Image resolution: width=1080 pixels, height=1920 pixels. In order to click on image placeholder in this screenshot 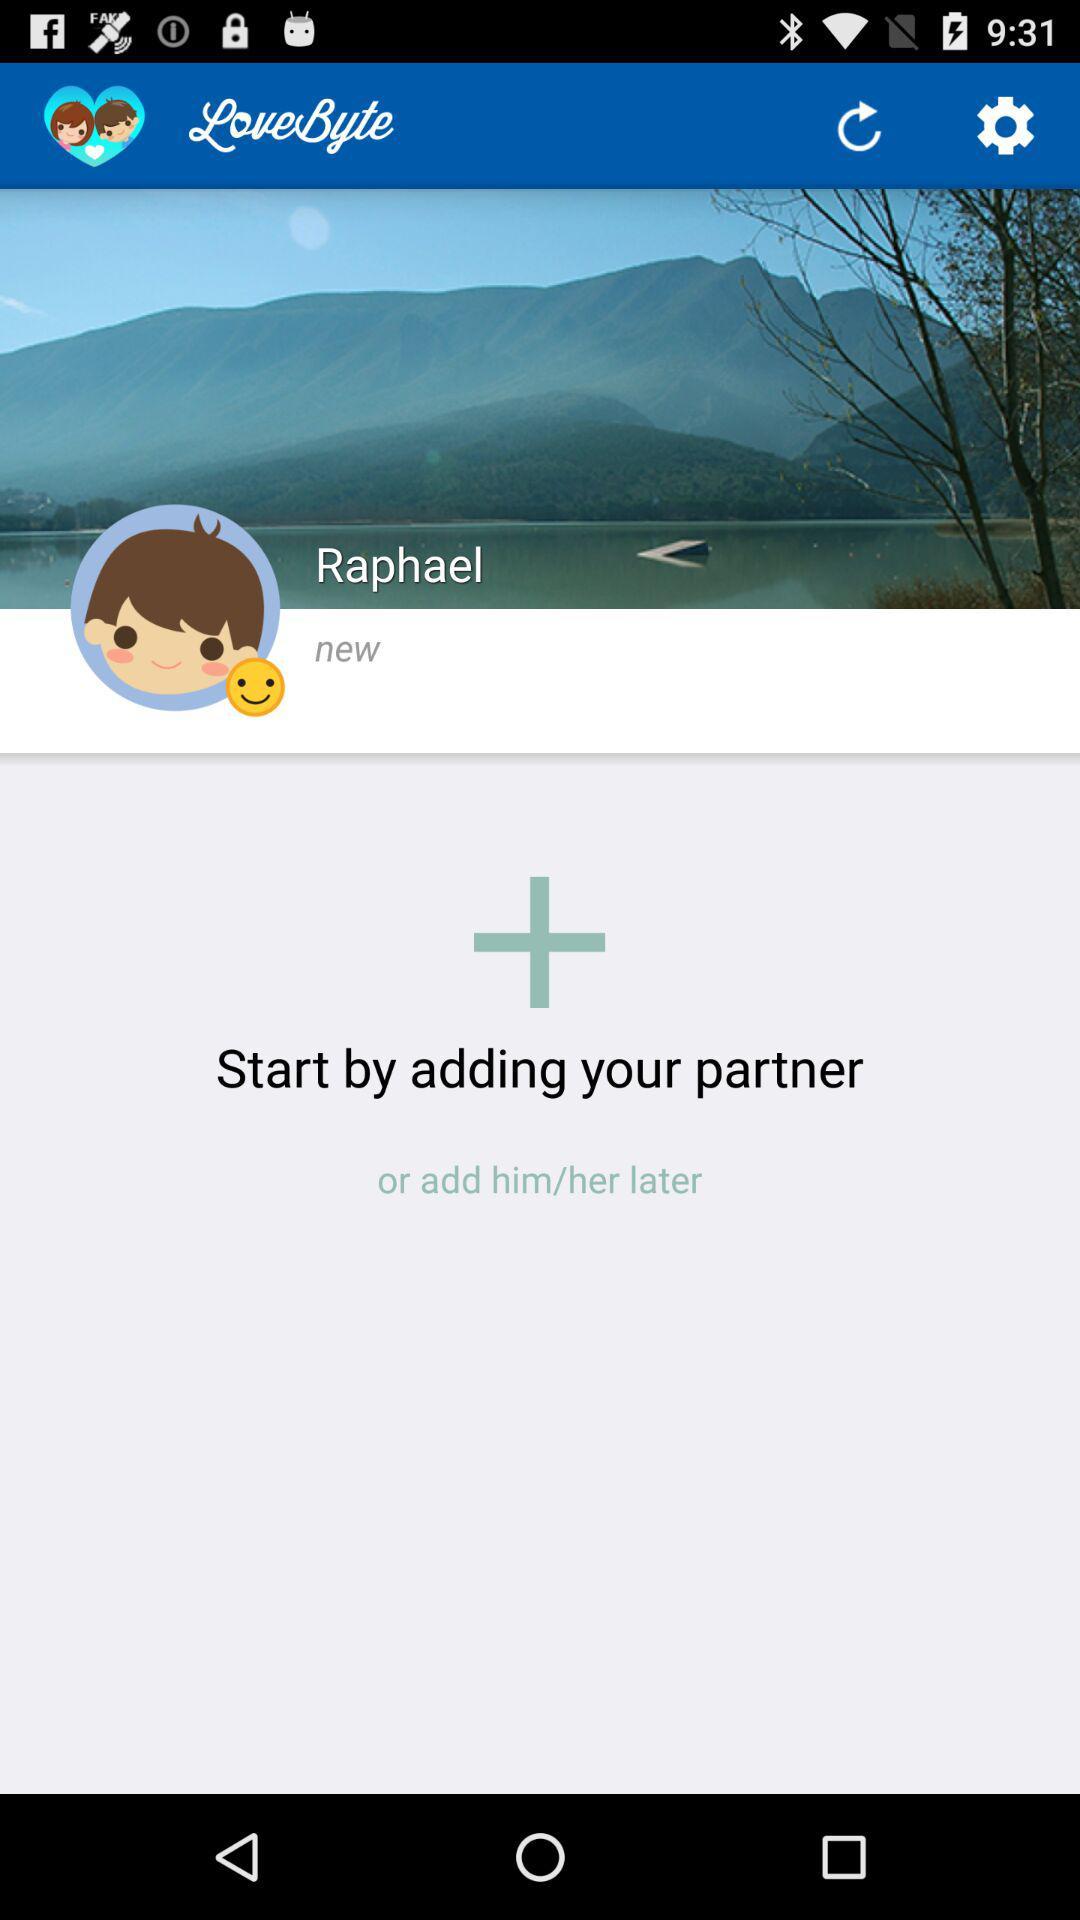, I will do `click(538, 941)`.